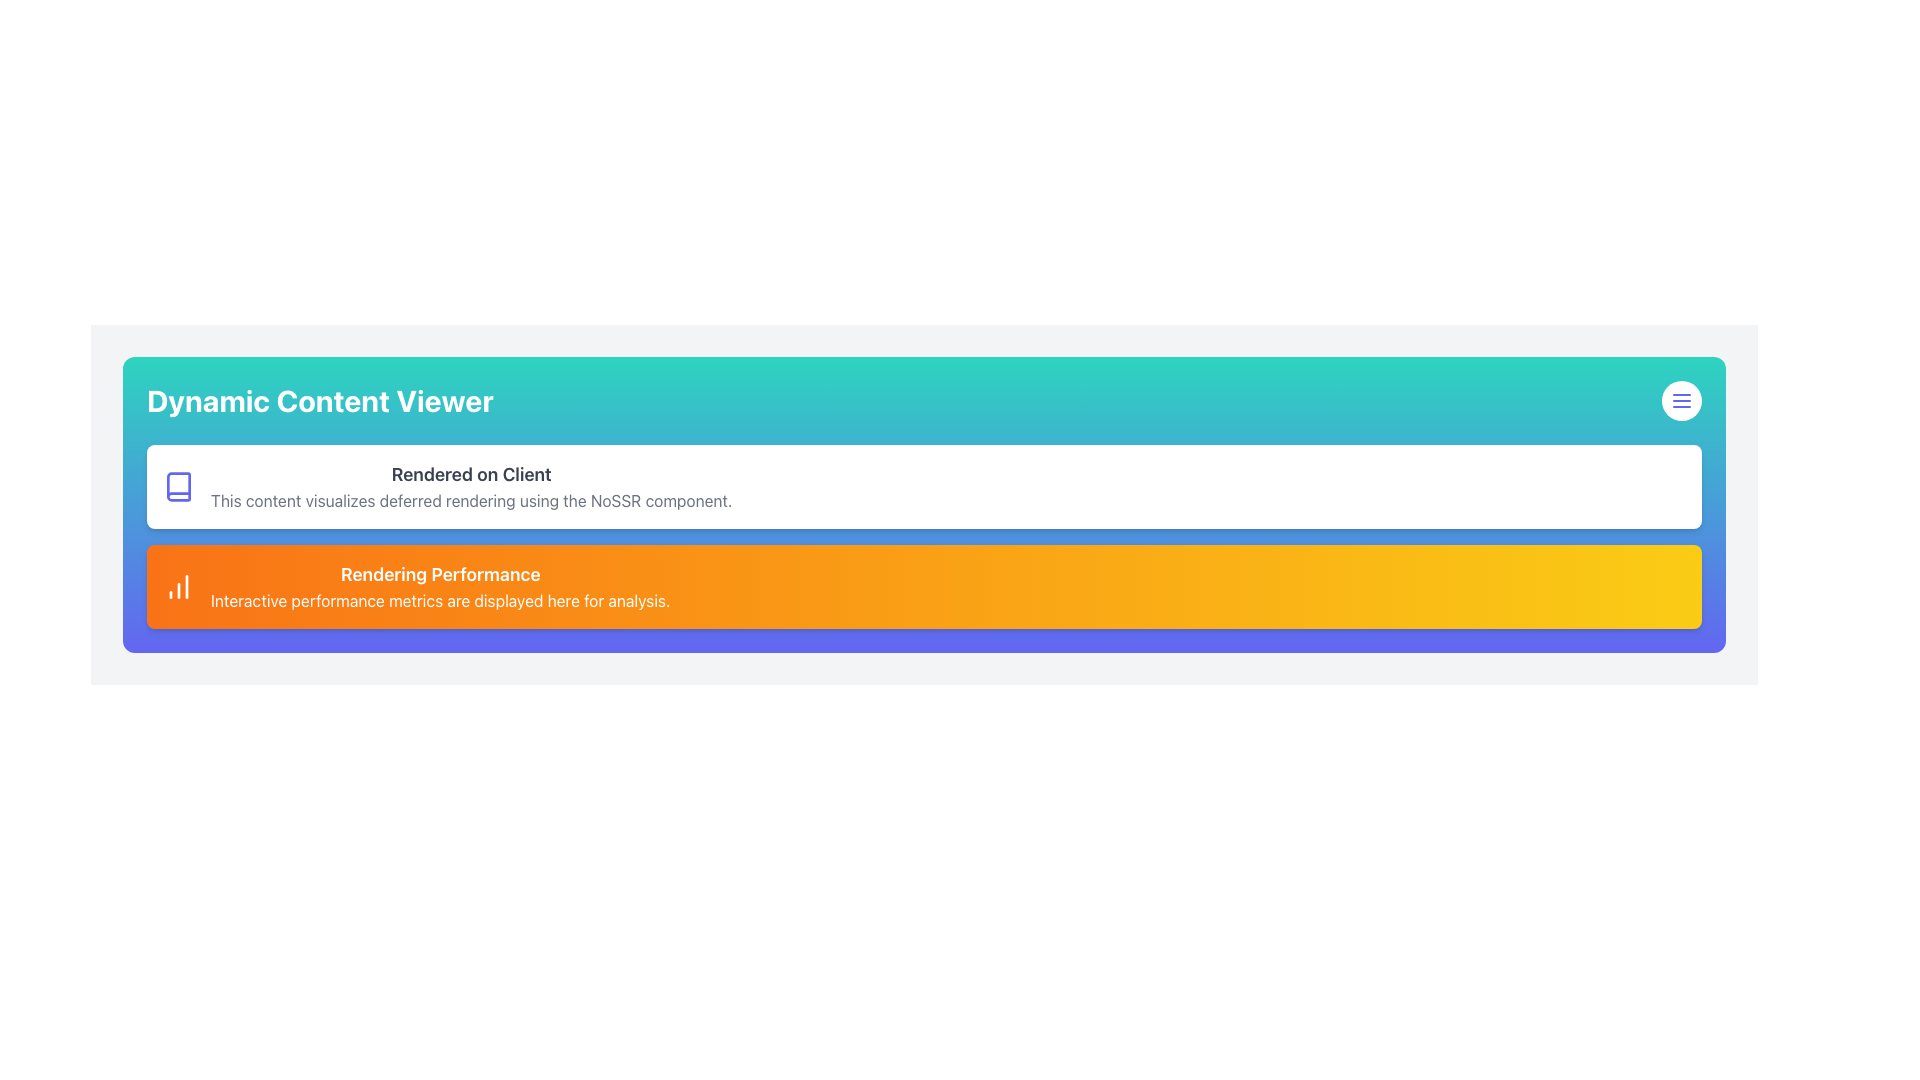 This screenshot has height=1080, width=1920. What do you see at coordinates (178, 486) in the screenshot?
I see `the open book icon located near the top-left corner of the 'Rendered on Client' section` at bounding box center [178, 486].